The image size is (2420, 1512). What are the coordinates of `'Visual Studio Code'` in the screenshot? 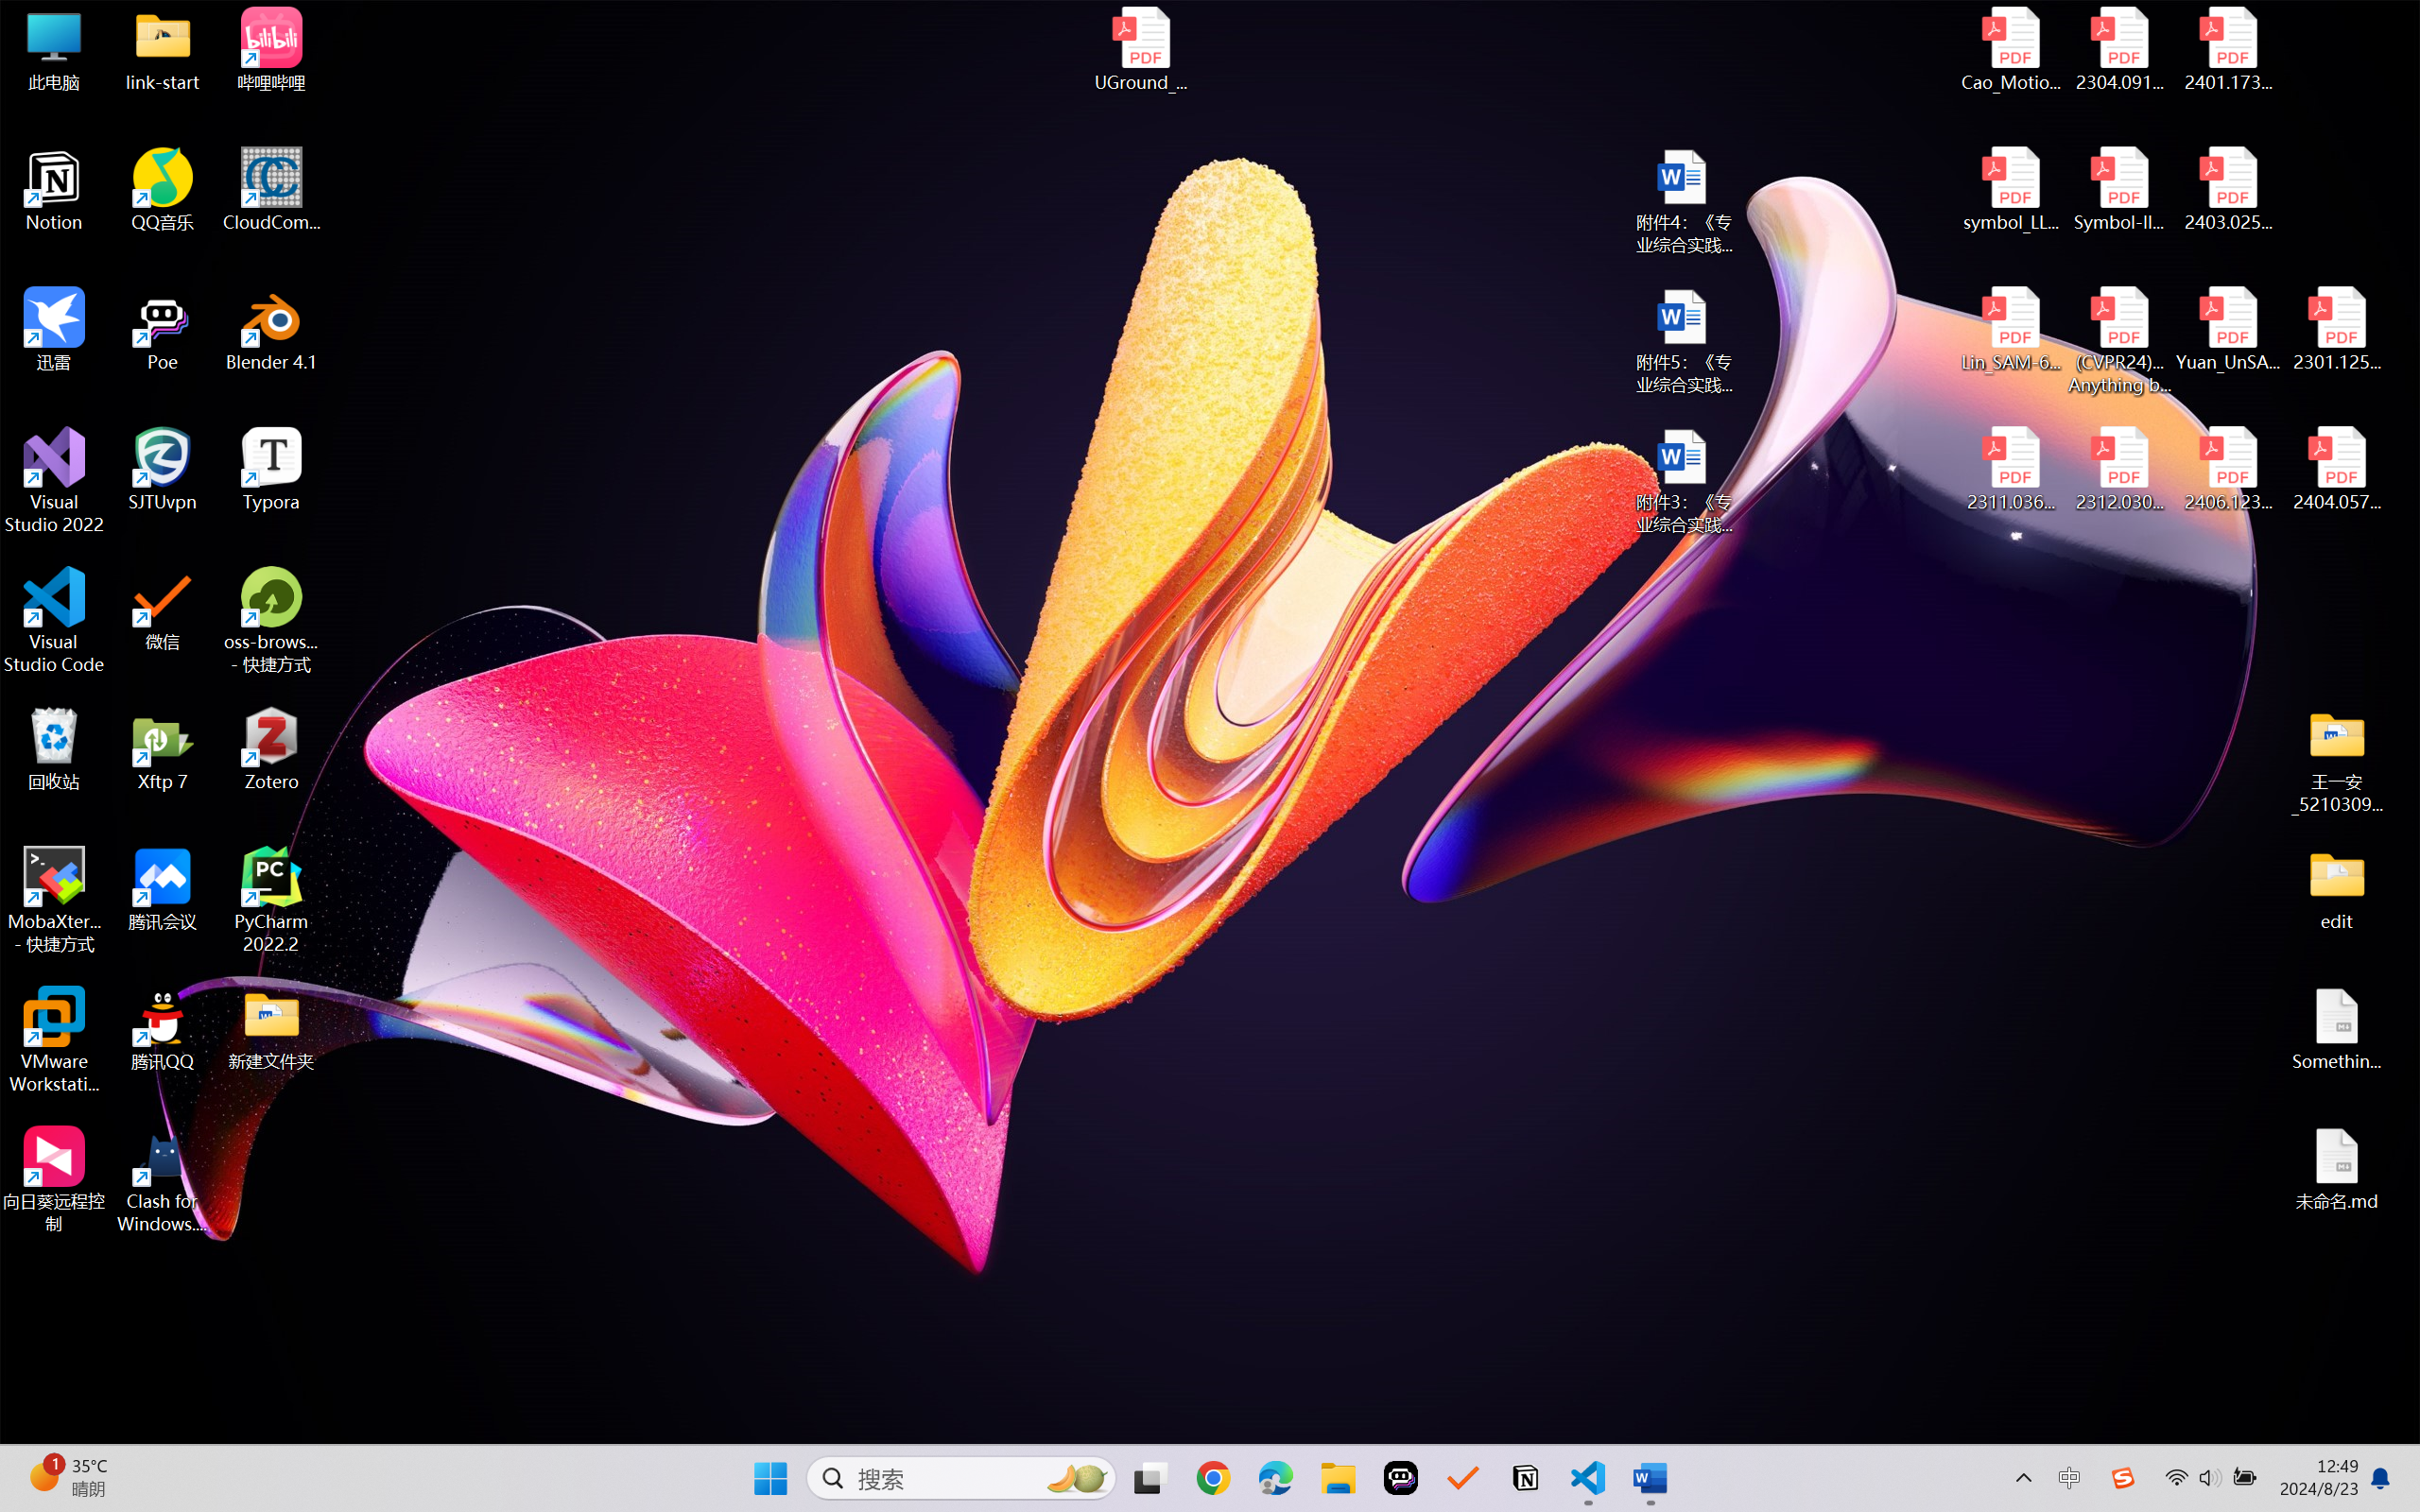 It's located at (53, 619).